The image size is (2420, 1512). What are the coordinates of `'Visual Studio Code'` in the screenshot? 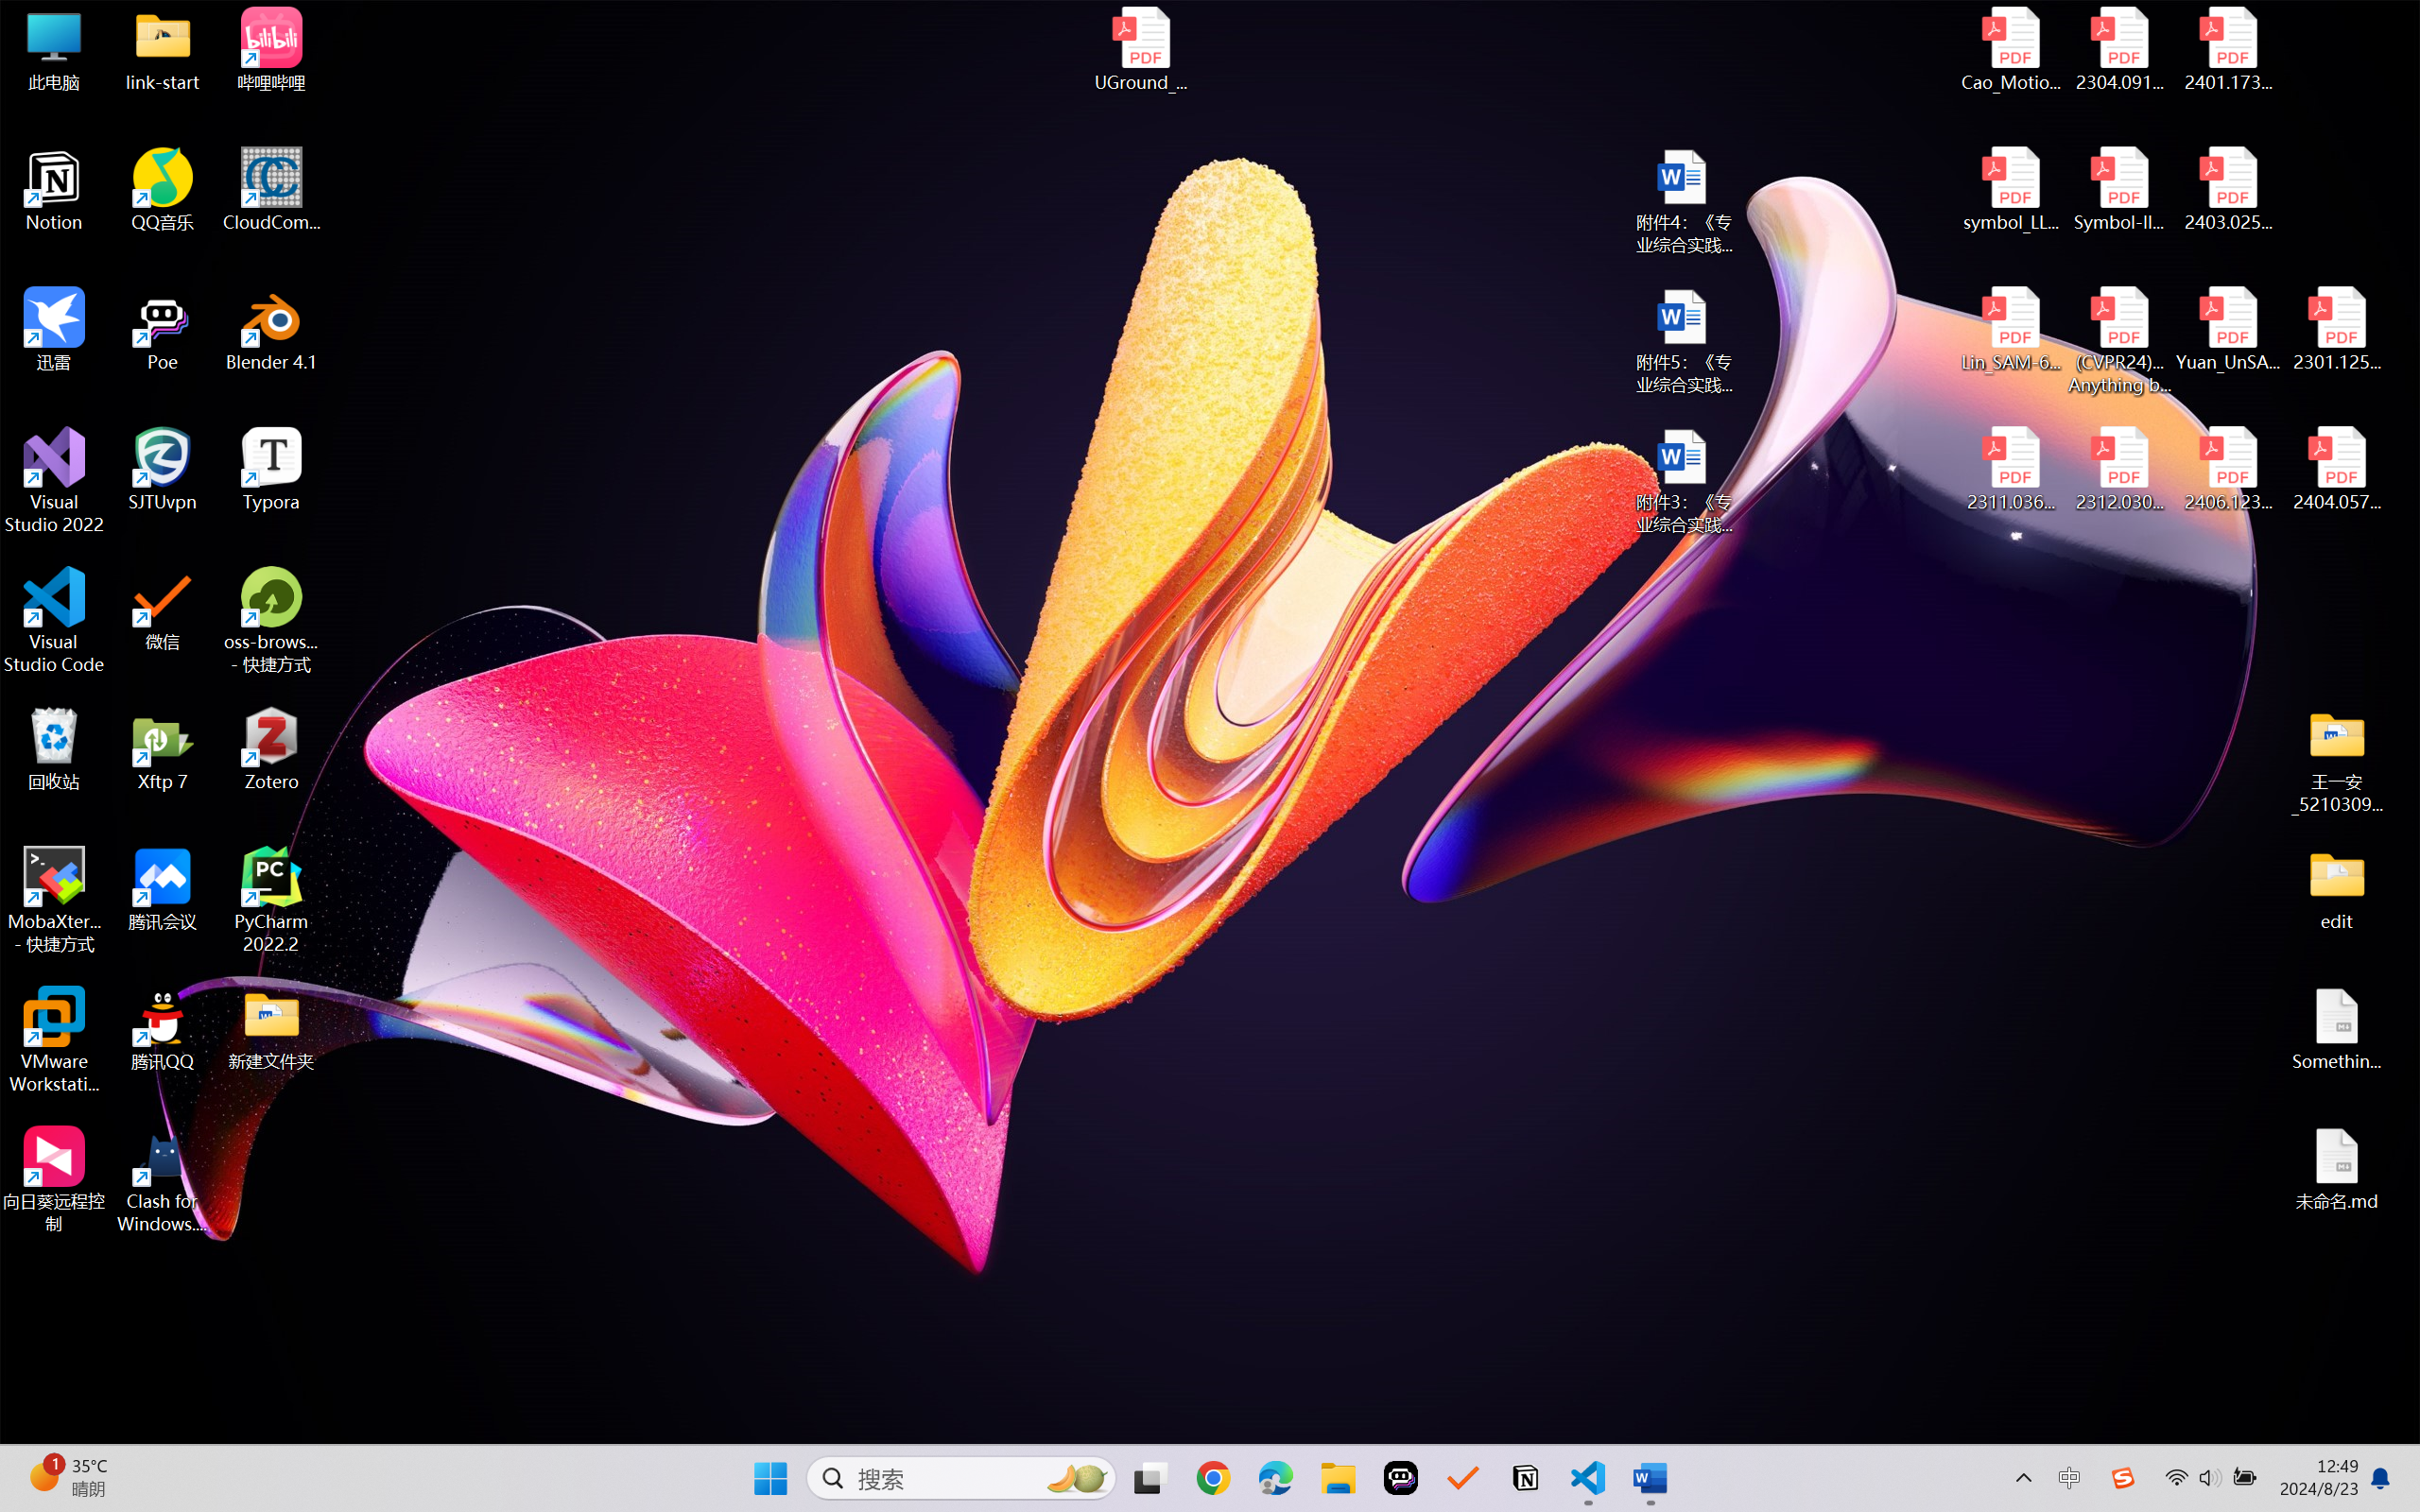 It's located at (53, 619).